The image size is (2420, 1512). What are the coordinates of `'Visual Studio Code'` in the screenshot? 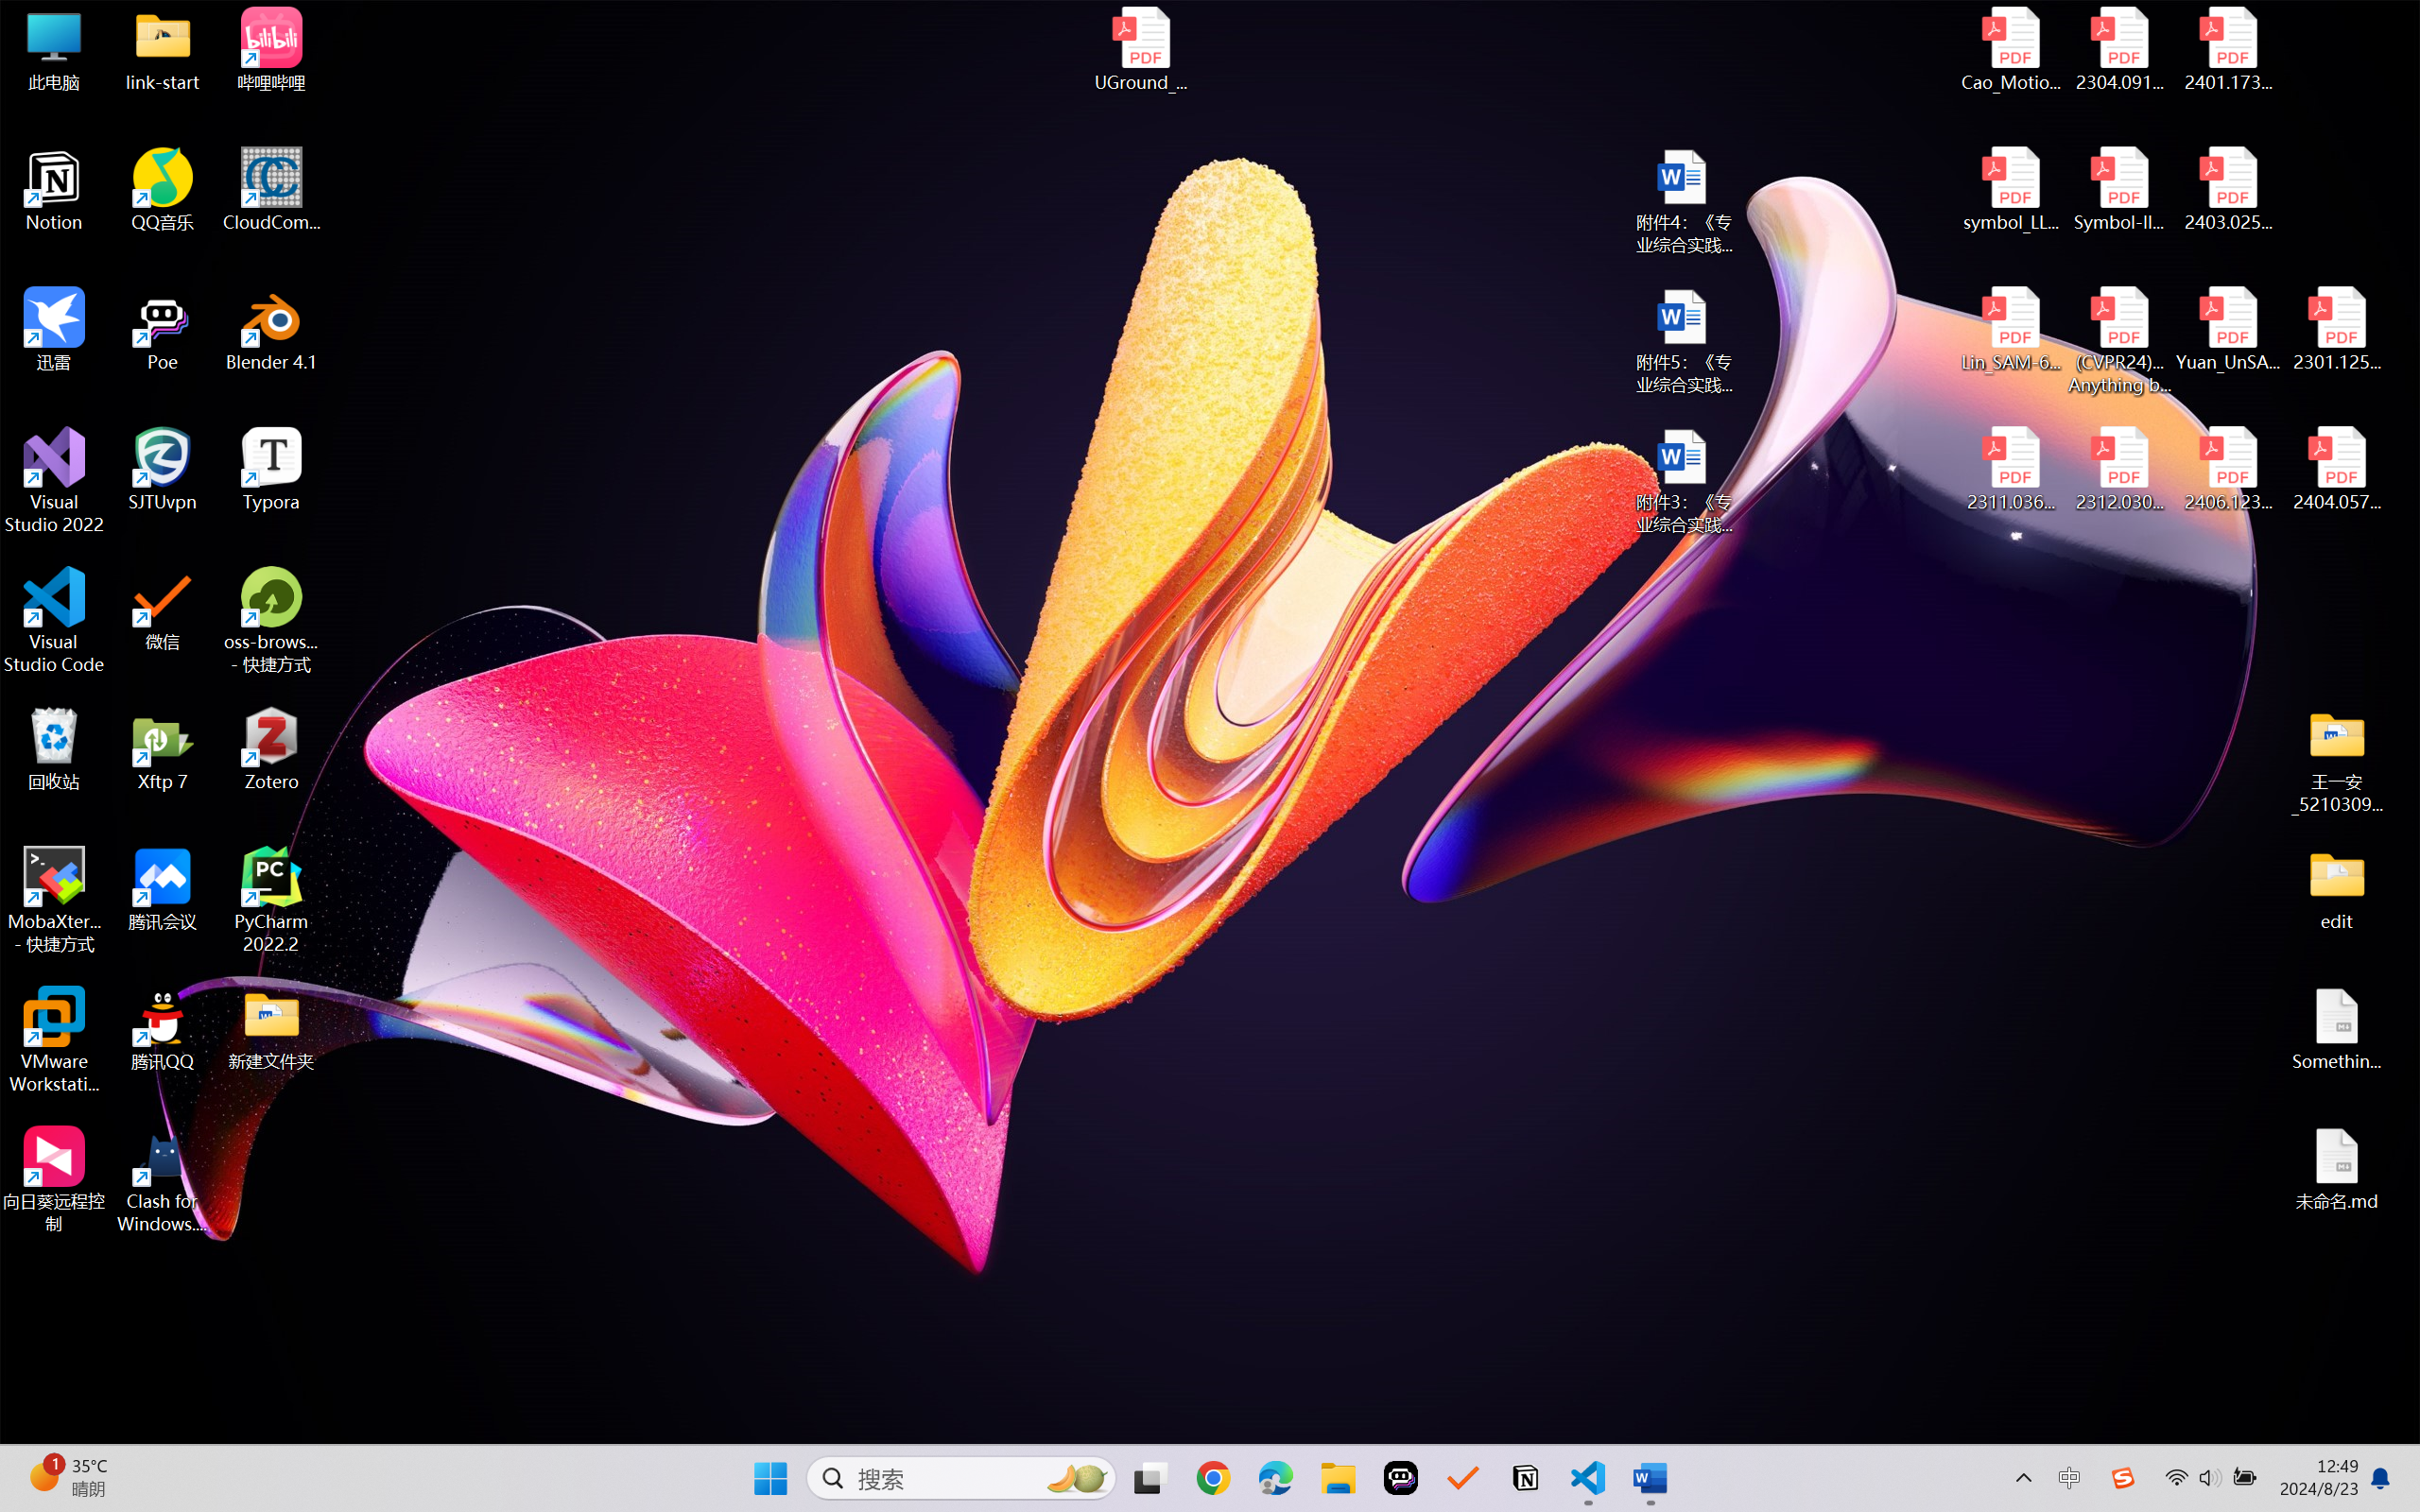 It's located at (53, 619).